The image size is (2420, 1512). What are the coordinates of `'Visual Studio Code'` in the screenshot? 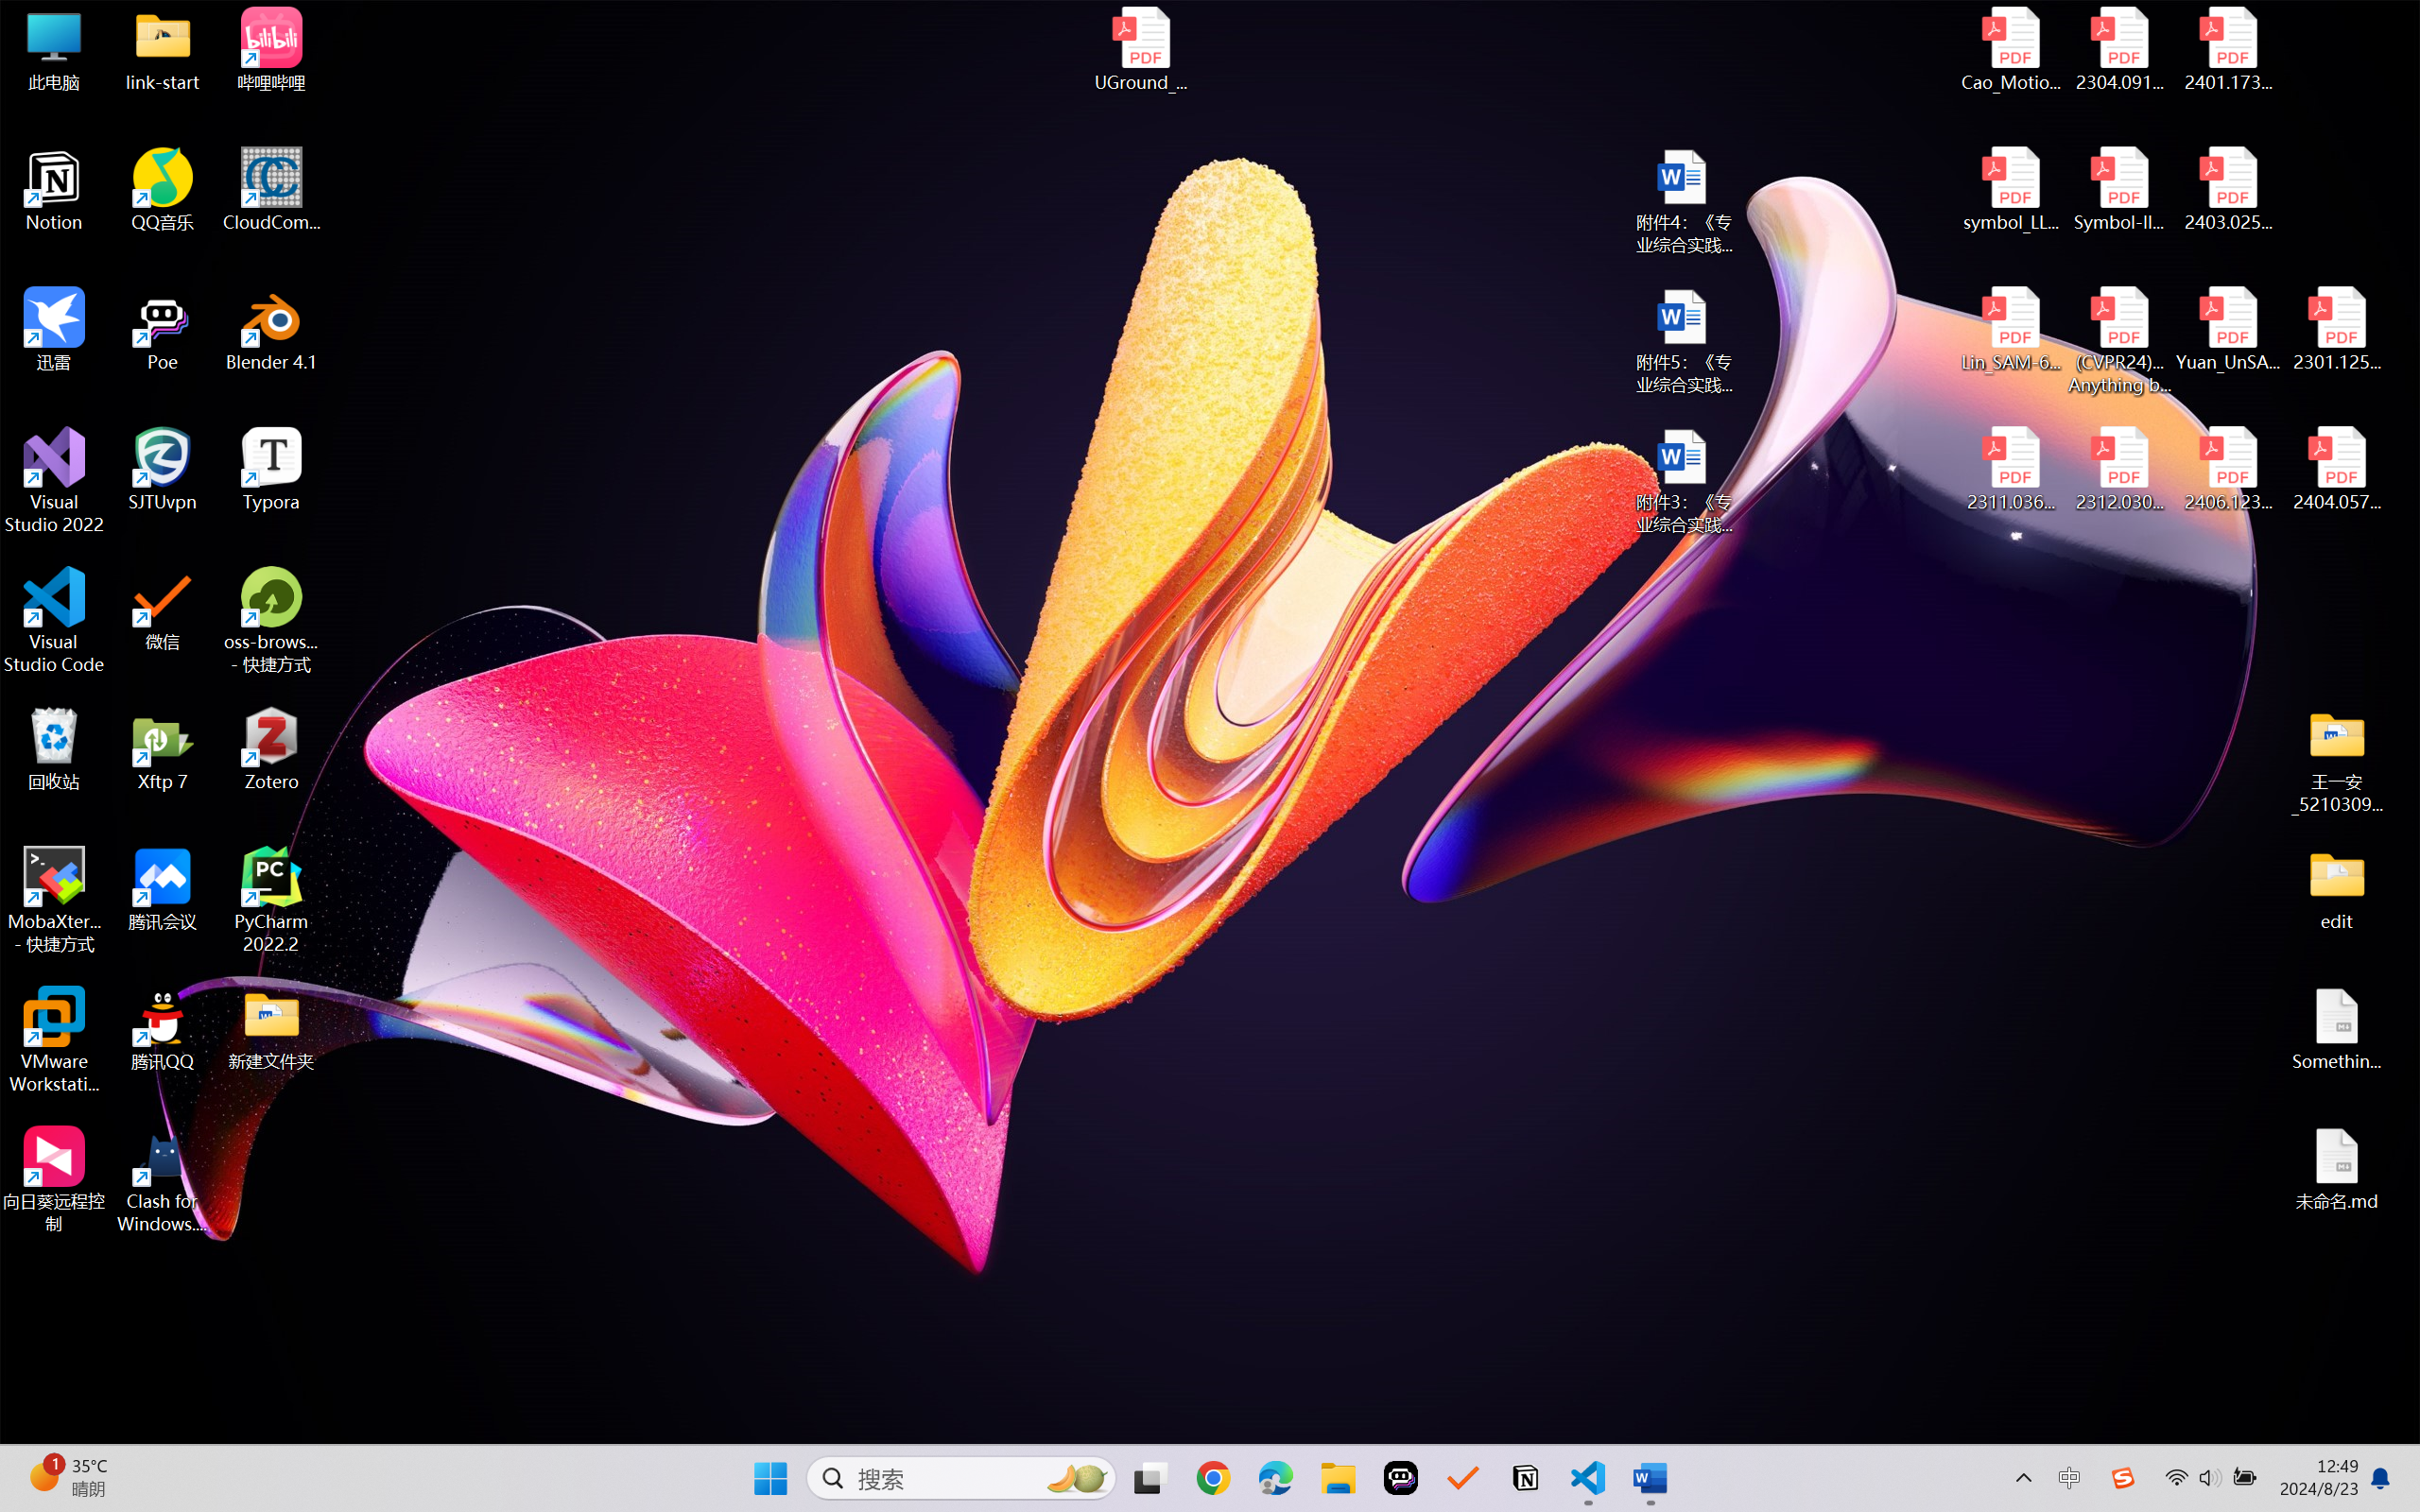 It's located at (53, 619).